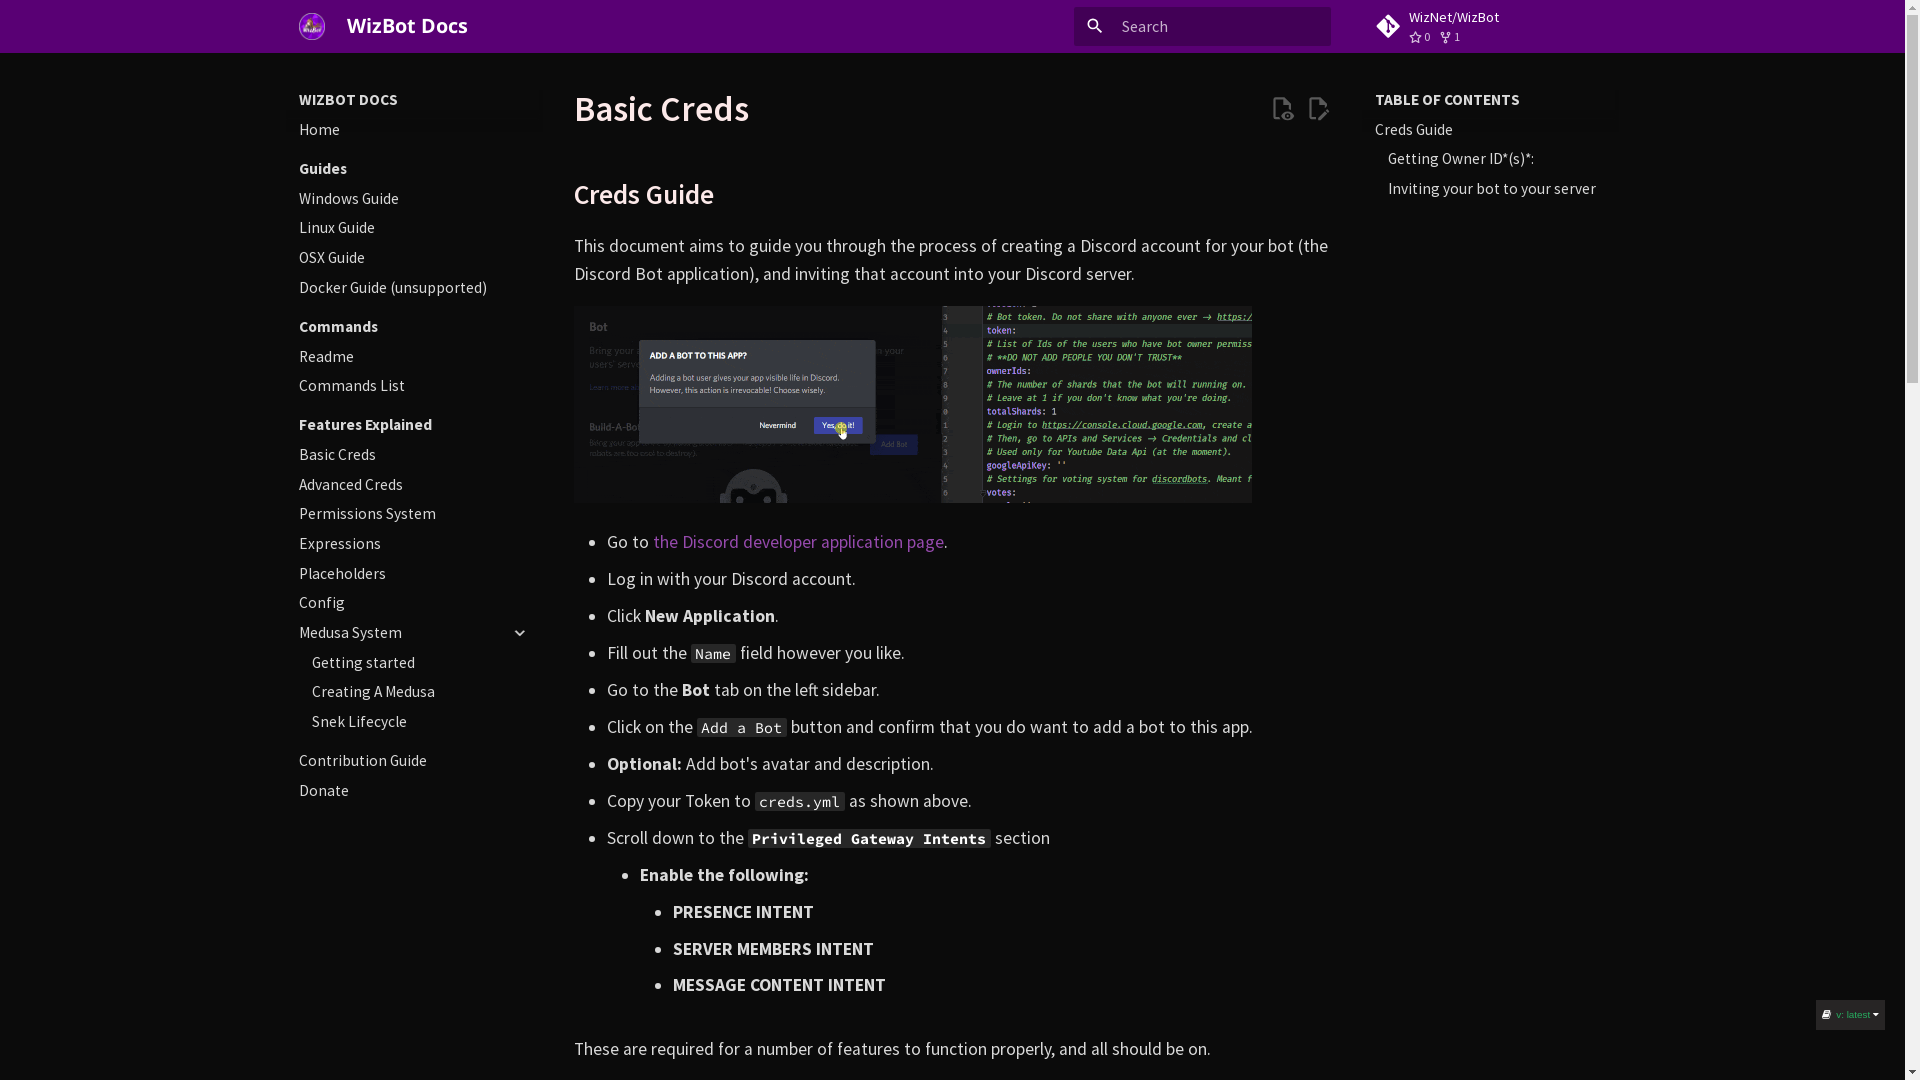  What do you see at coordinates (311, 26) in the screenshot?
I see `'WizBot Docs'` at bounding box center [311, 26].